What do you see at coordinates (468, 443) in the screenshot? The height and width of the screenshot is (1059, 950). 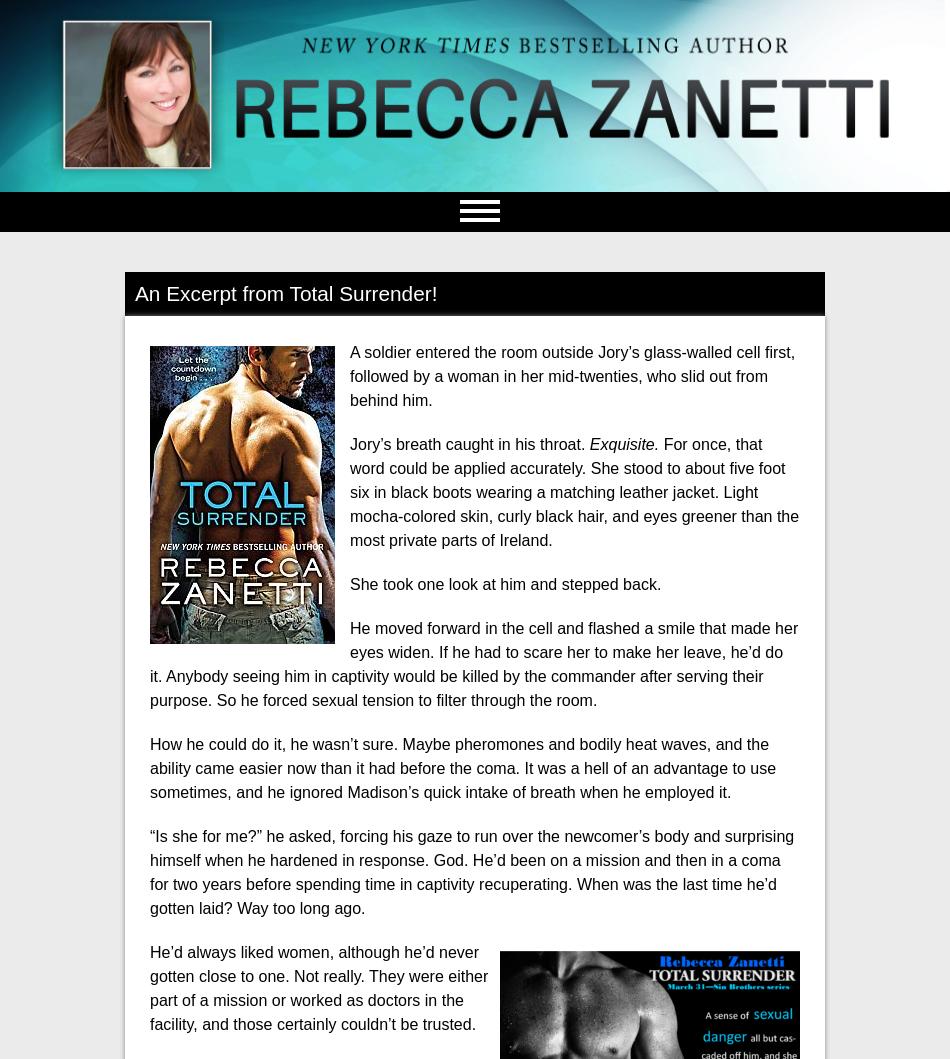 I see `'Jory’s breath caught in his throat.'` at bounding box center [468, 443].